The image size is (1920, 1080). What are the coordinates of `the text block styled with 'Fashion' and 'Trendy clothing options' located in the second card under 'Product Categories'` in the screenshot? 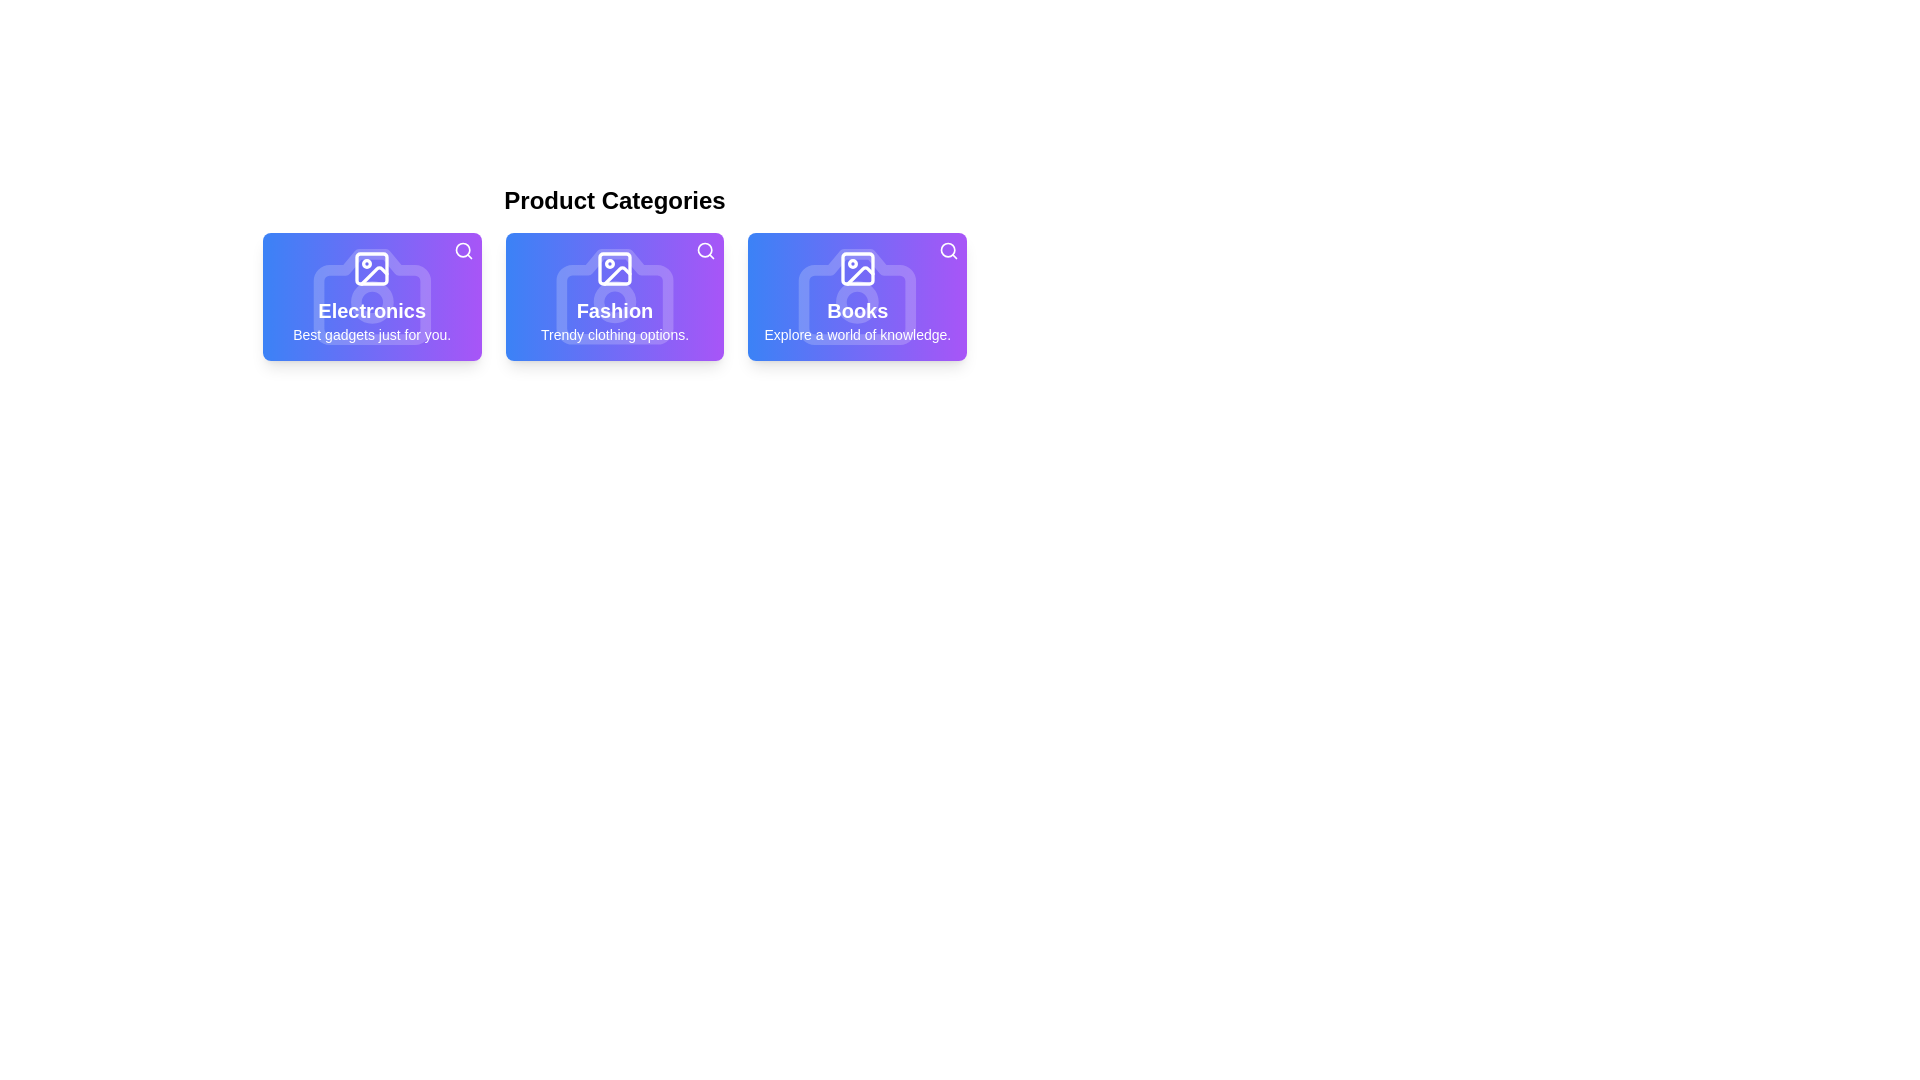 It's located at (613, 297).